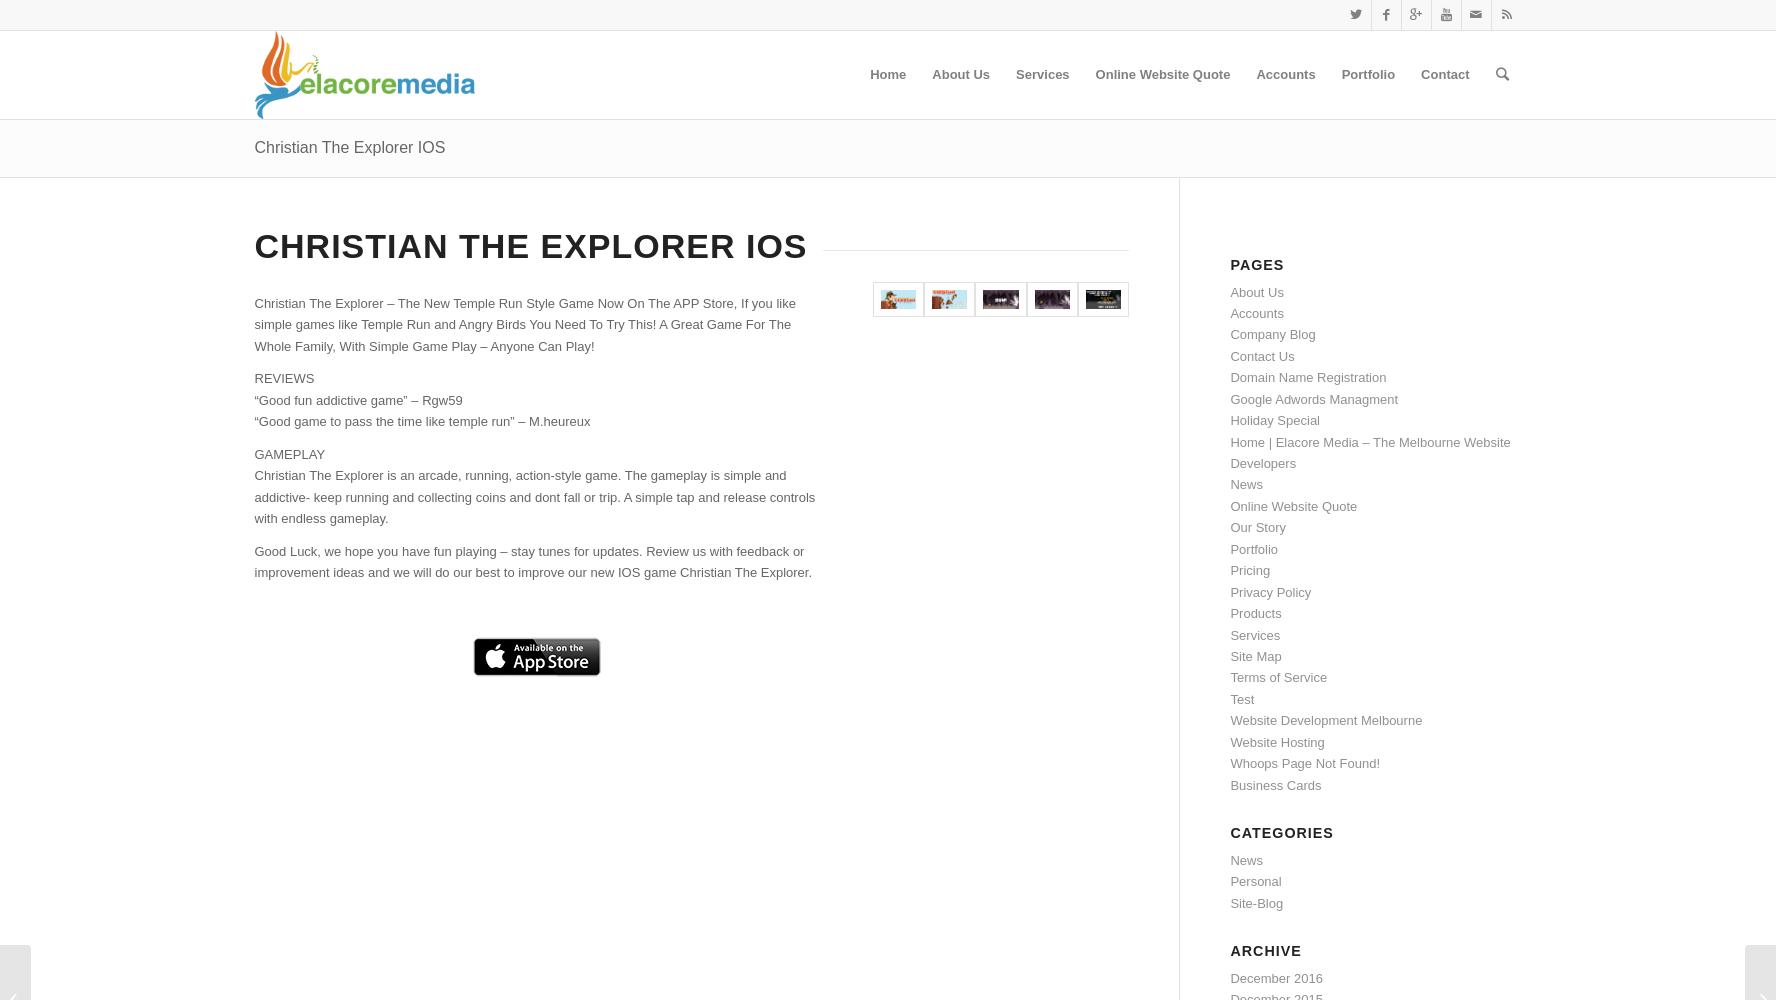 This screenshot has height=1000, width=1776. Describe the element at coordinates (1276, 740) in the screenshot. I see `'Website Hosting'` at that location.